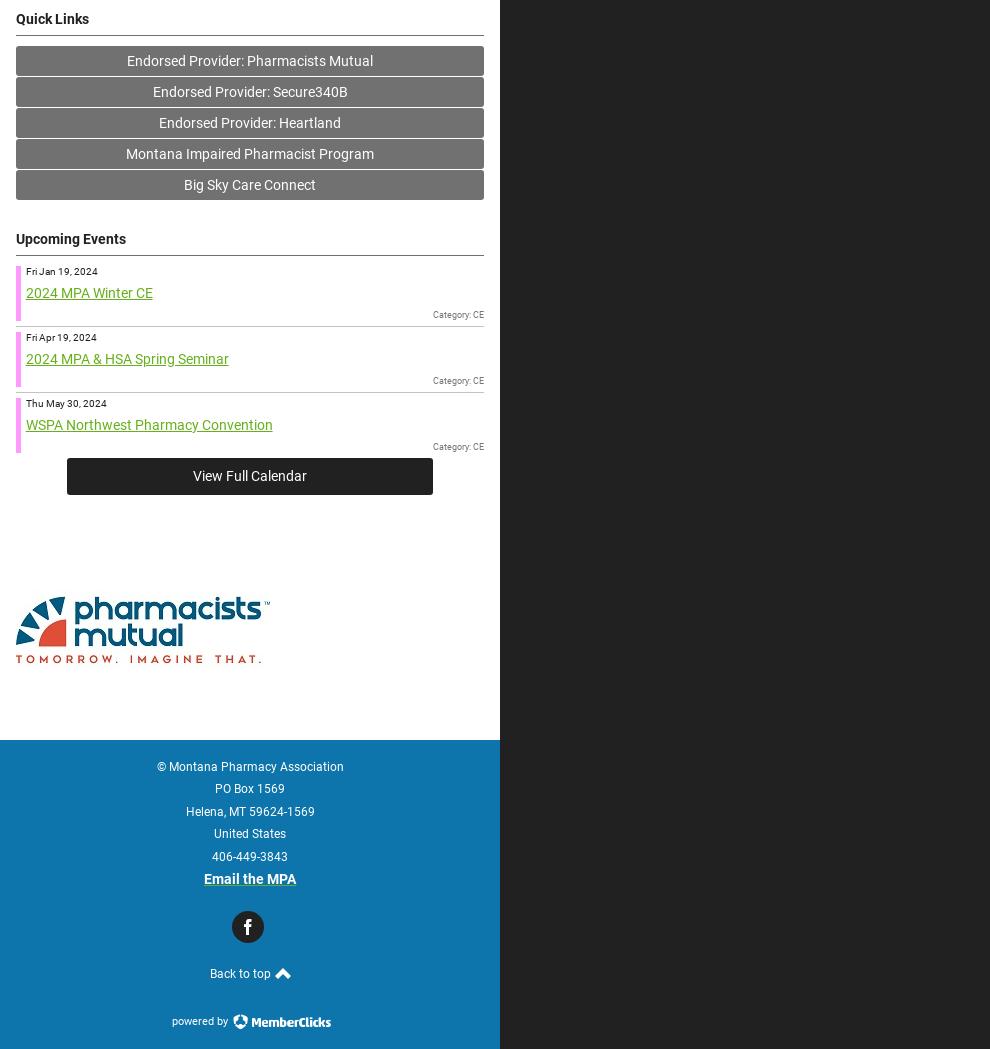 This screenshot has width=990, height=1049. Describe the element at coordinates (126, 60) in the screenshot. I see `'Endorsed Provider: Pharmacists Mutual'` at that location.